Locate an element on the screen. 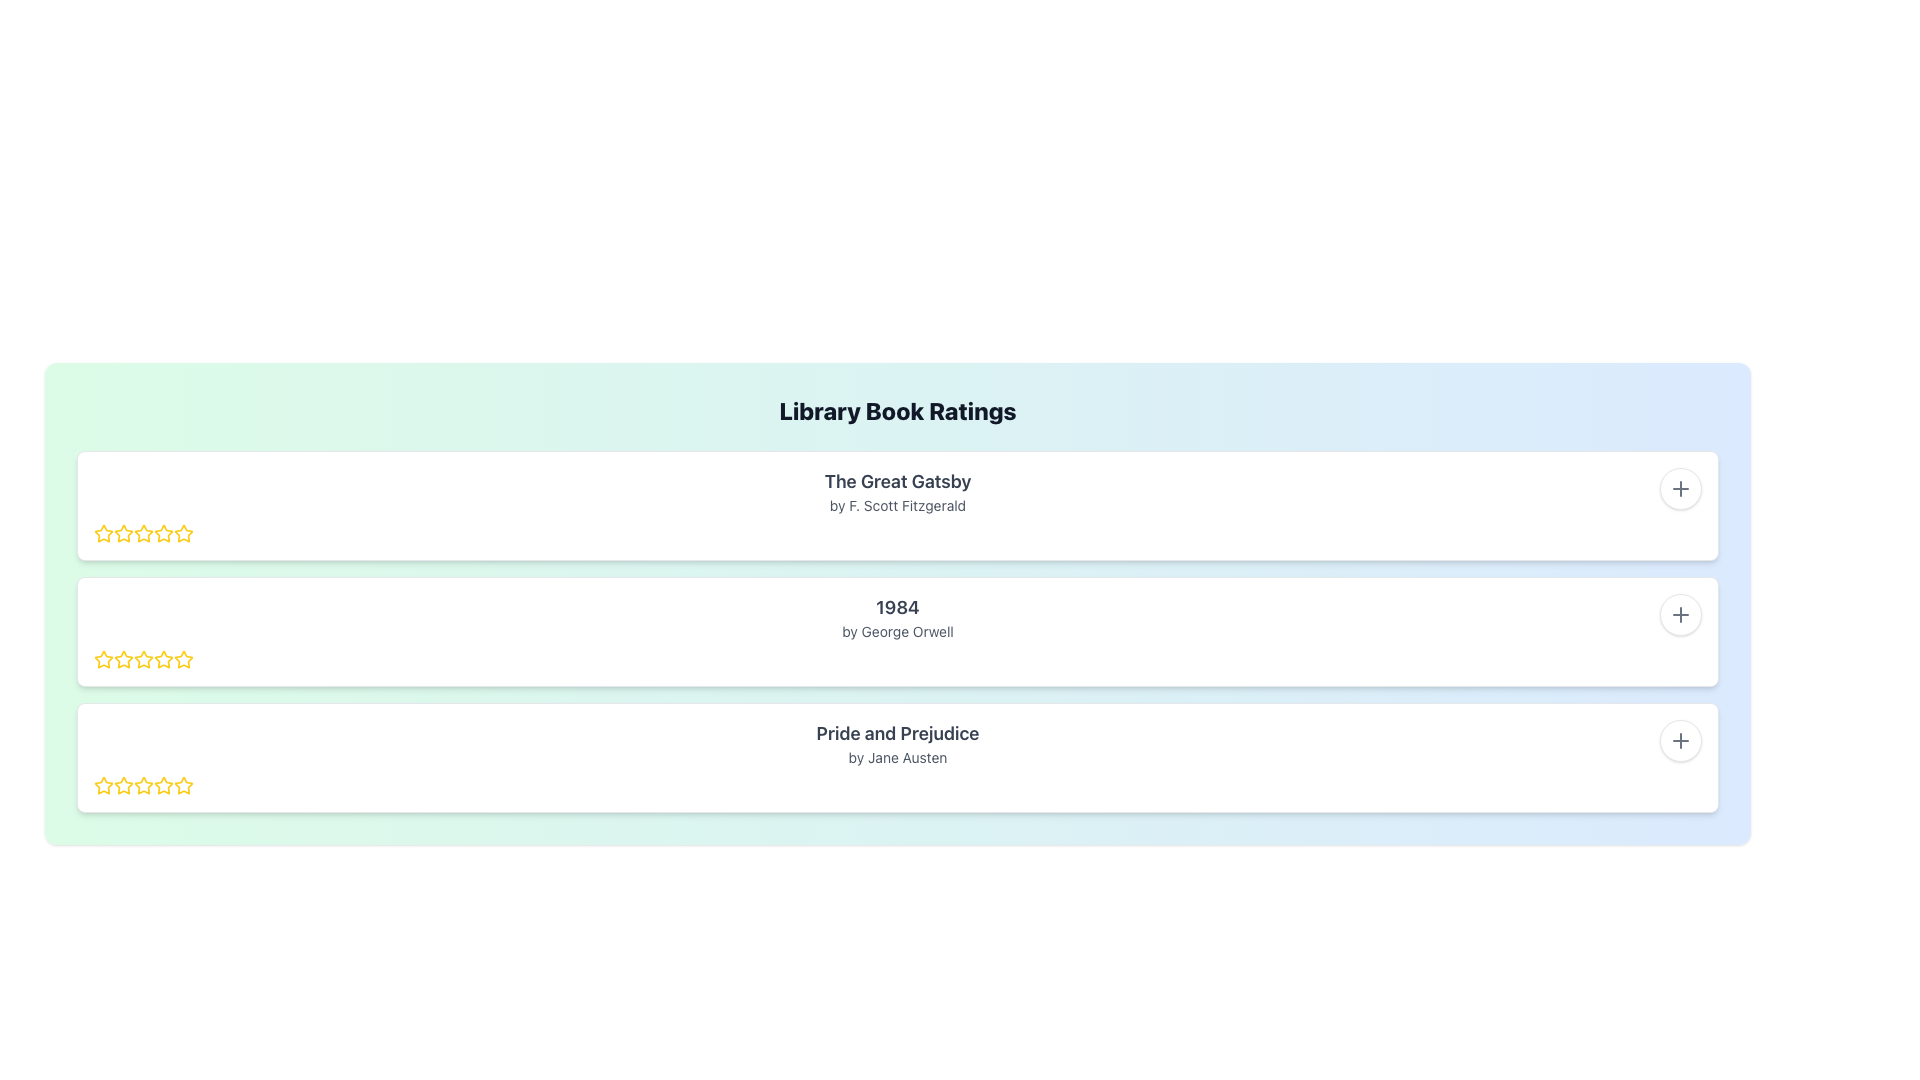 The image size is (1920, 1080). the 5th star icon is located at coordinates (183, 659).